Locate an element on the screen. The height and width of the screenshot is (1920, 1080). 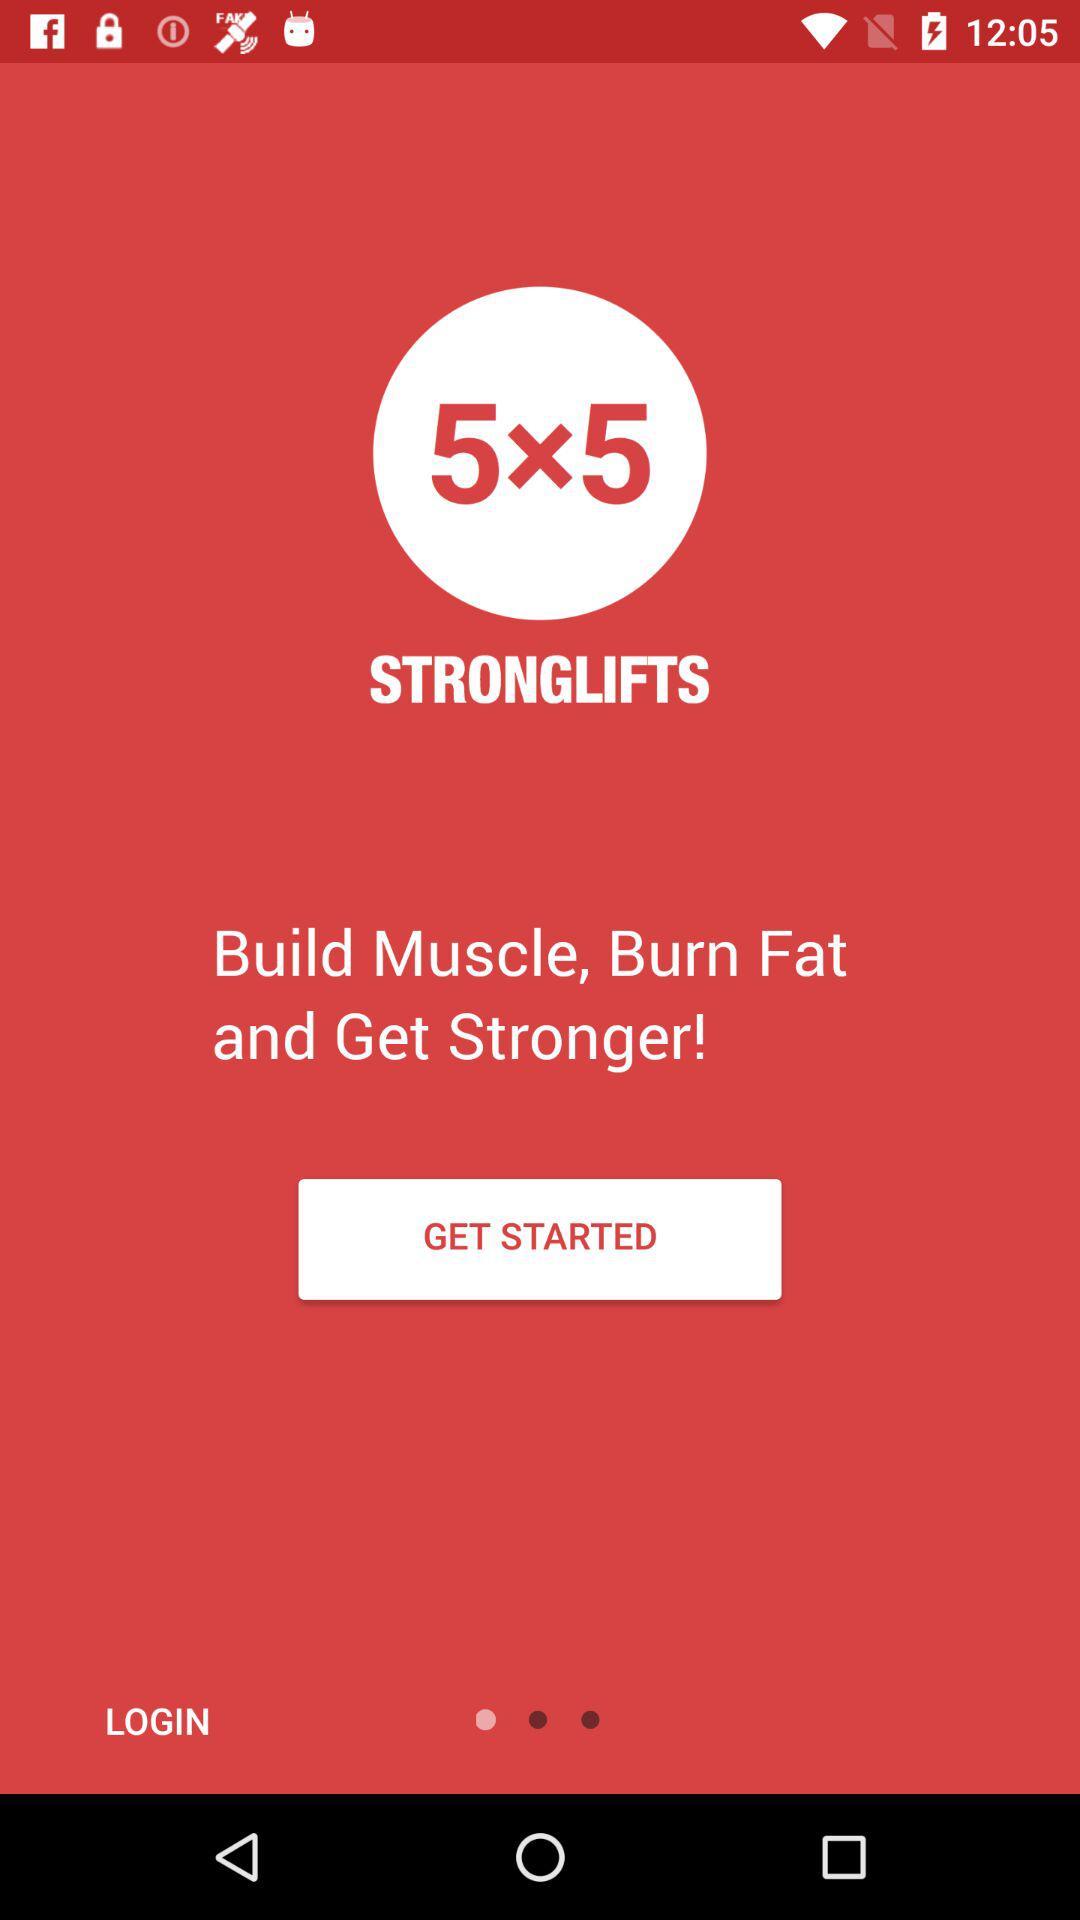
login at the bottom left corner is located at coordinates (211, 1719).